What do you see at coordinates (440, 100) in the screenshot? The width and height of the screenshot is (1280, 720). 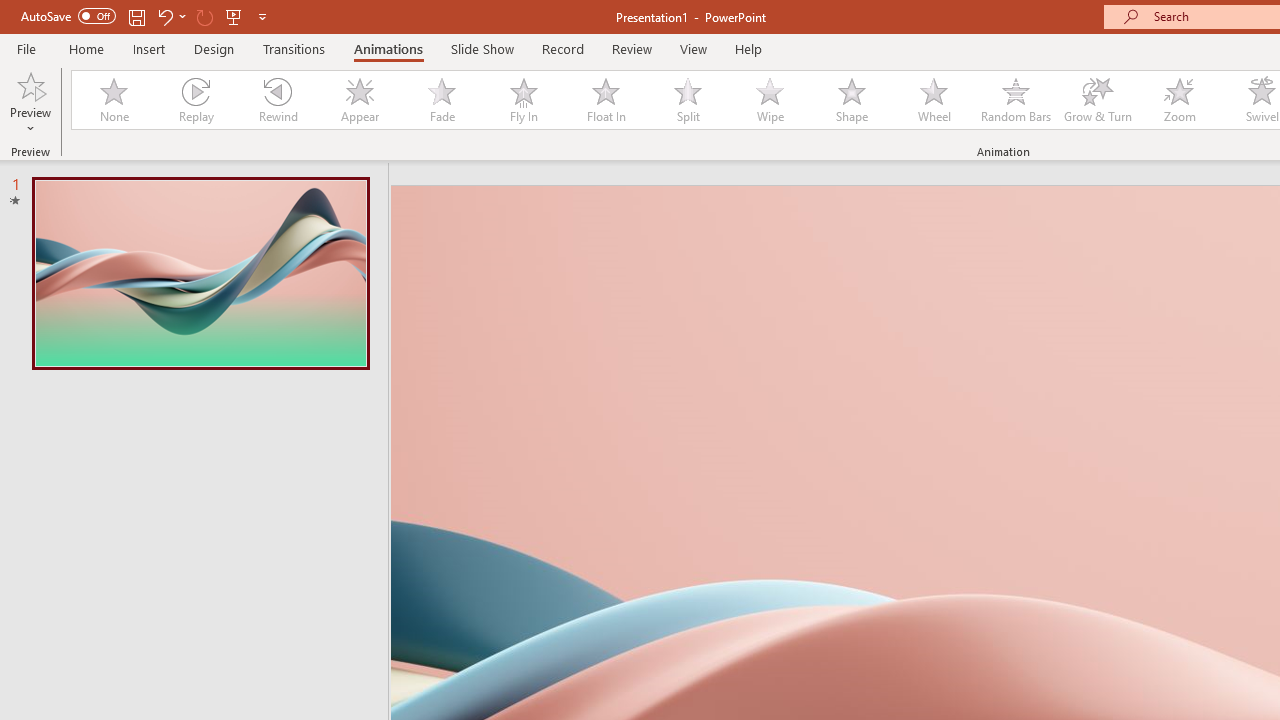 I see `'Fade'` at bounding box center [440, 100].